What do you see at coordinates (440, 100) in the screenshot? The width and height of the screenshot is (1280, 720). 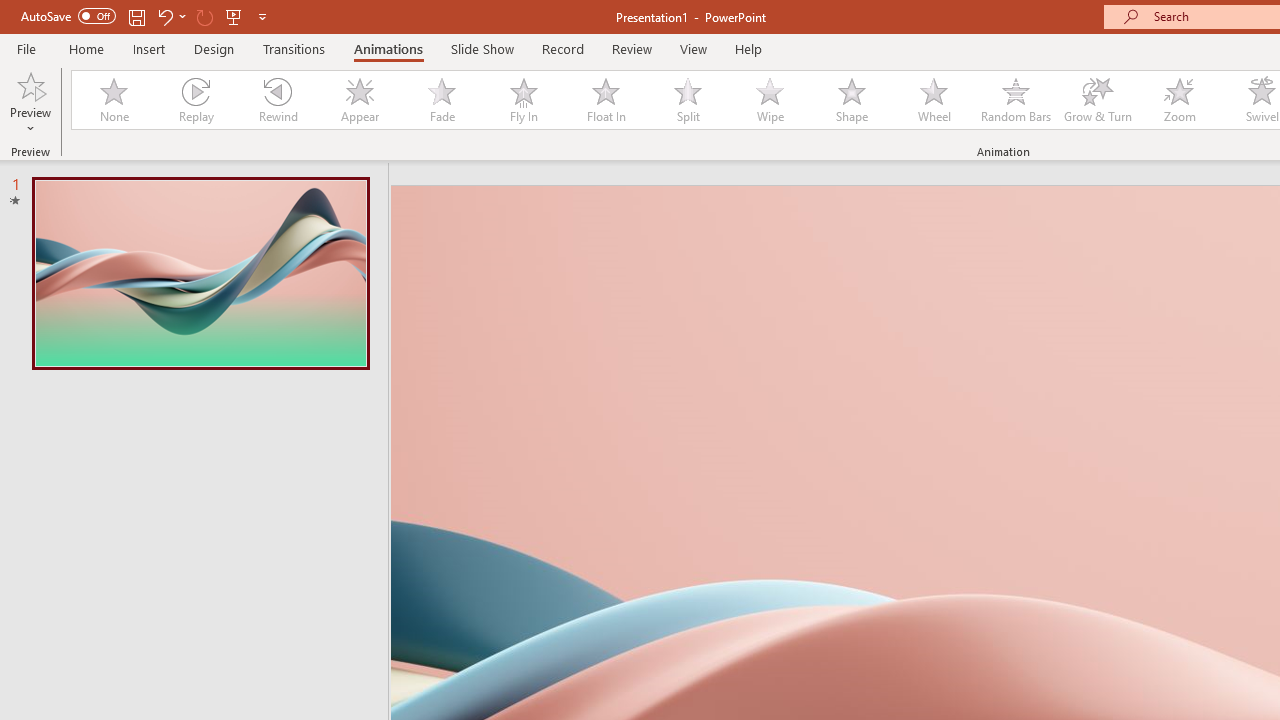 I see `'Fade'` at bounding box center [440, 100].